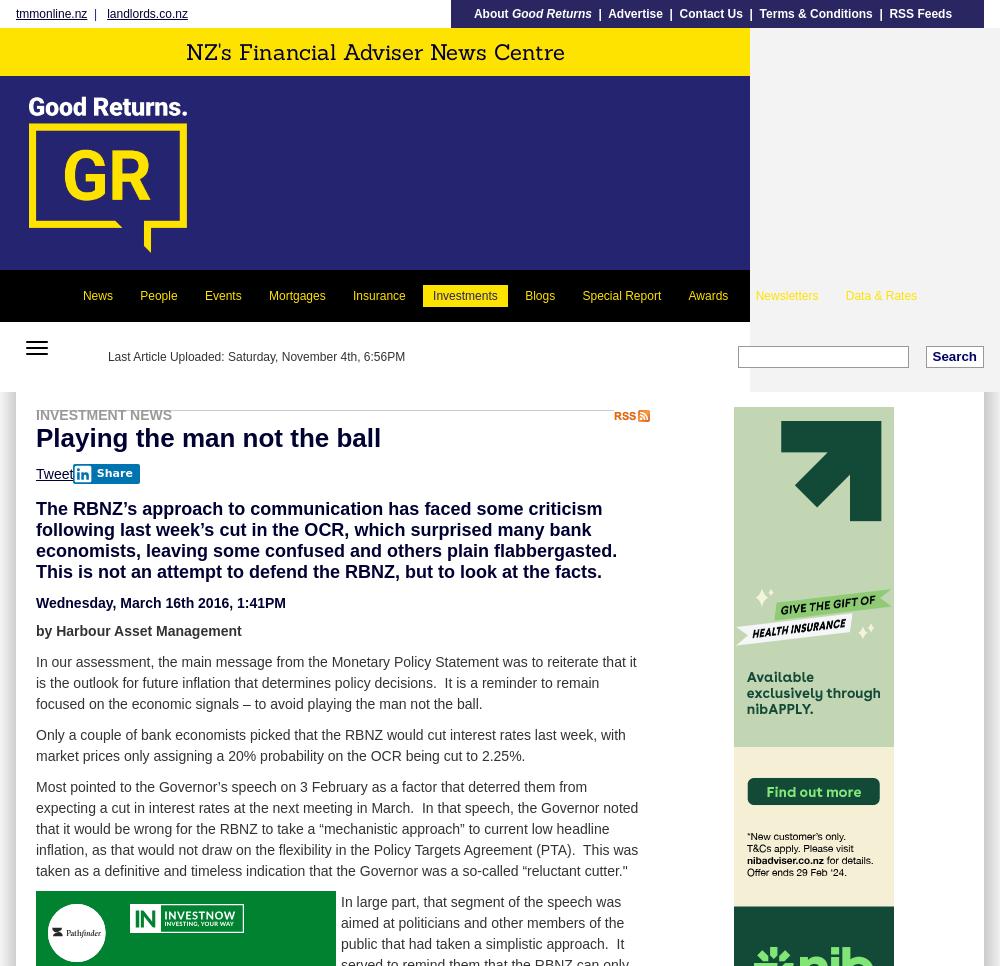 This screenshot has height=966, width=1000. Describe the element at coordinates (138, 629) in the screenshot. I see `'by Harbour Asset Management'` at that location.